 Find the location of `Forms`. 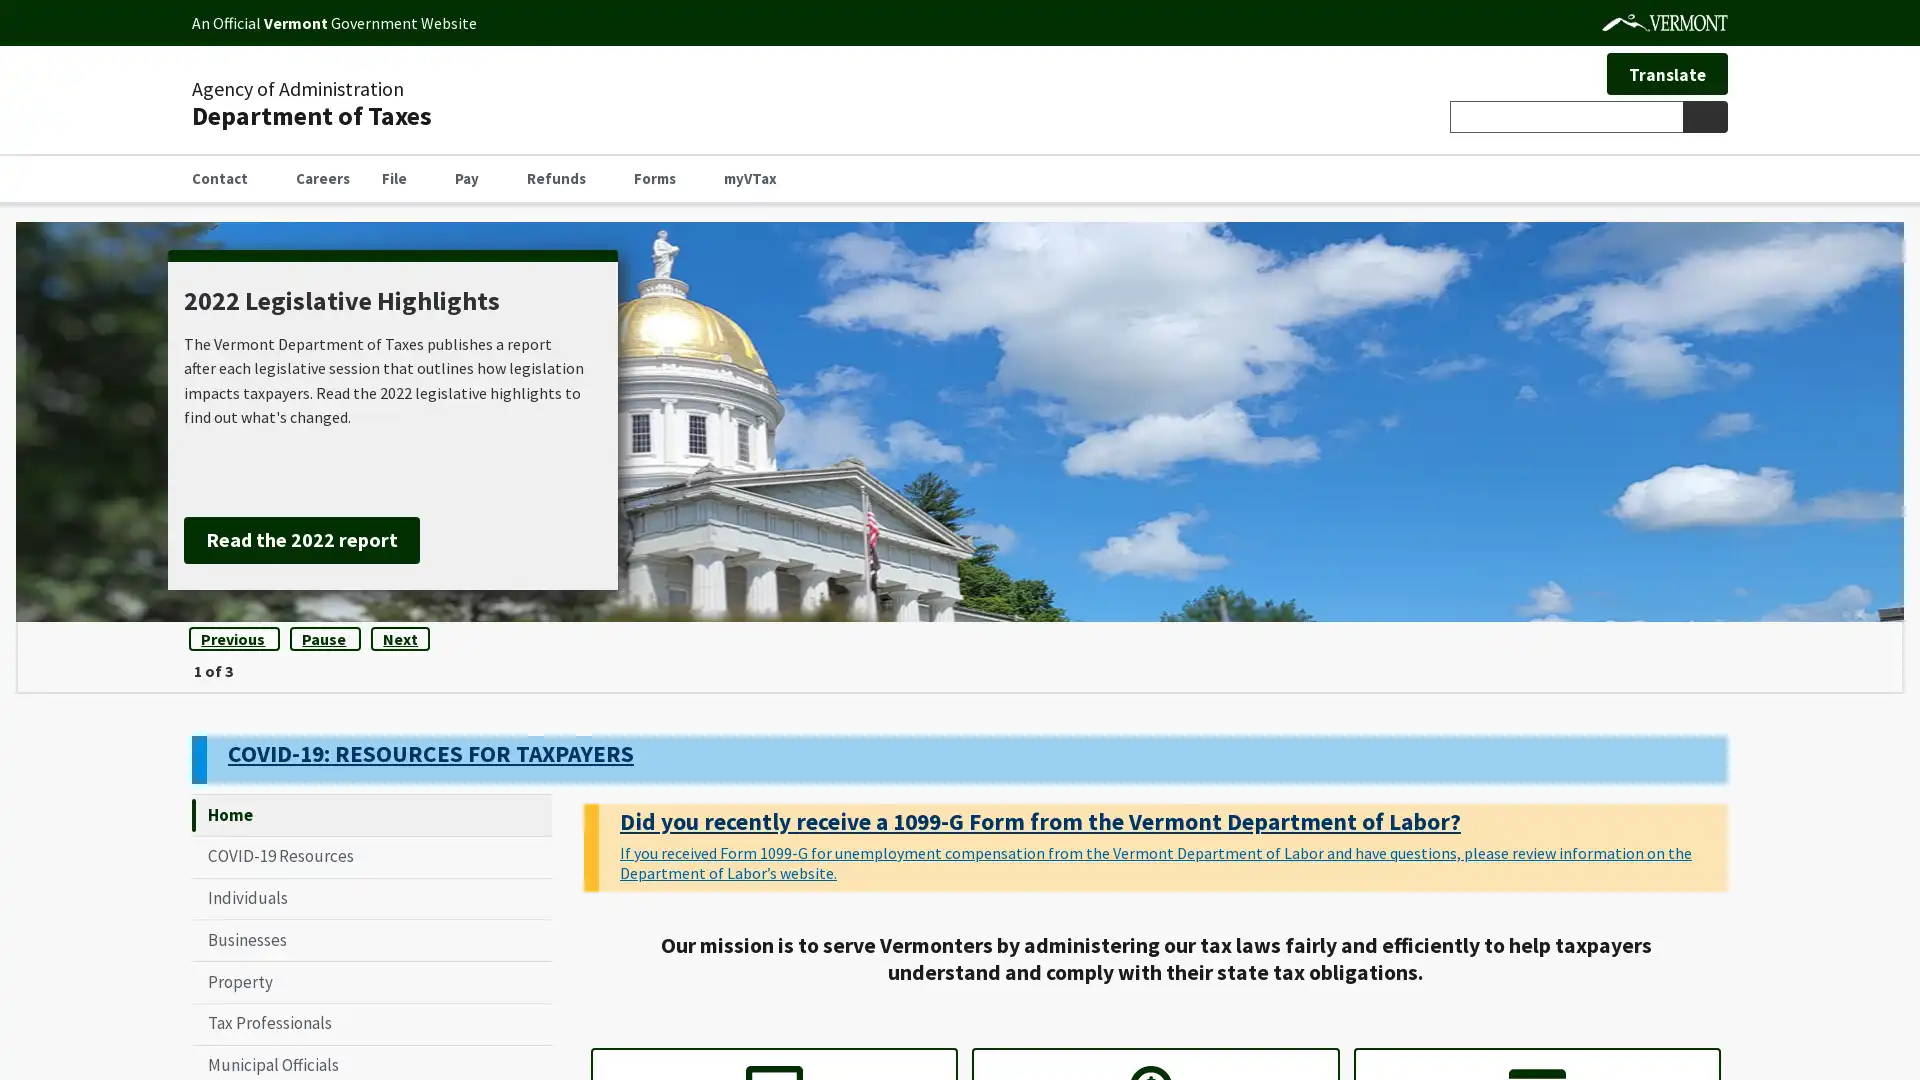

Forms is located at coordinates (662, 176).